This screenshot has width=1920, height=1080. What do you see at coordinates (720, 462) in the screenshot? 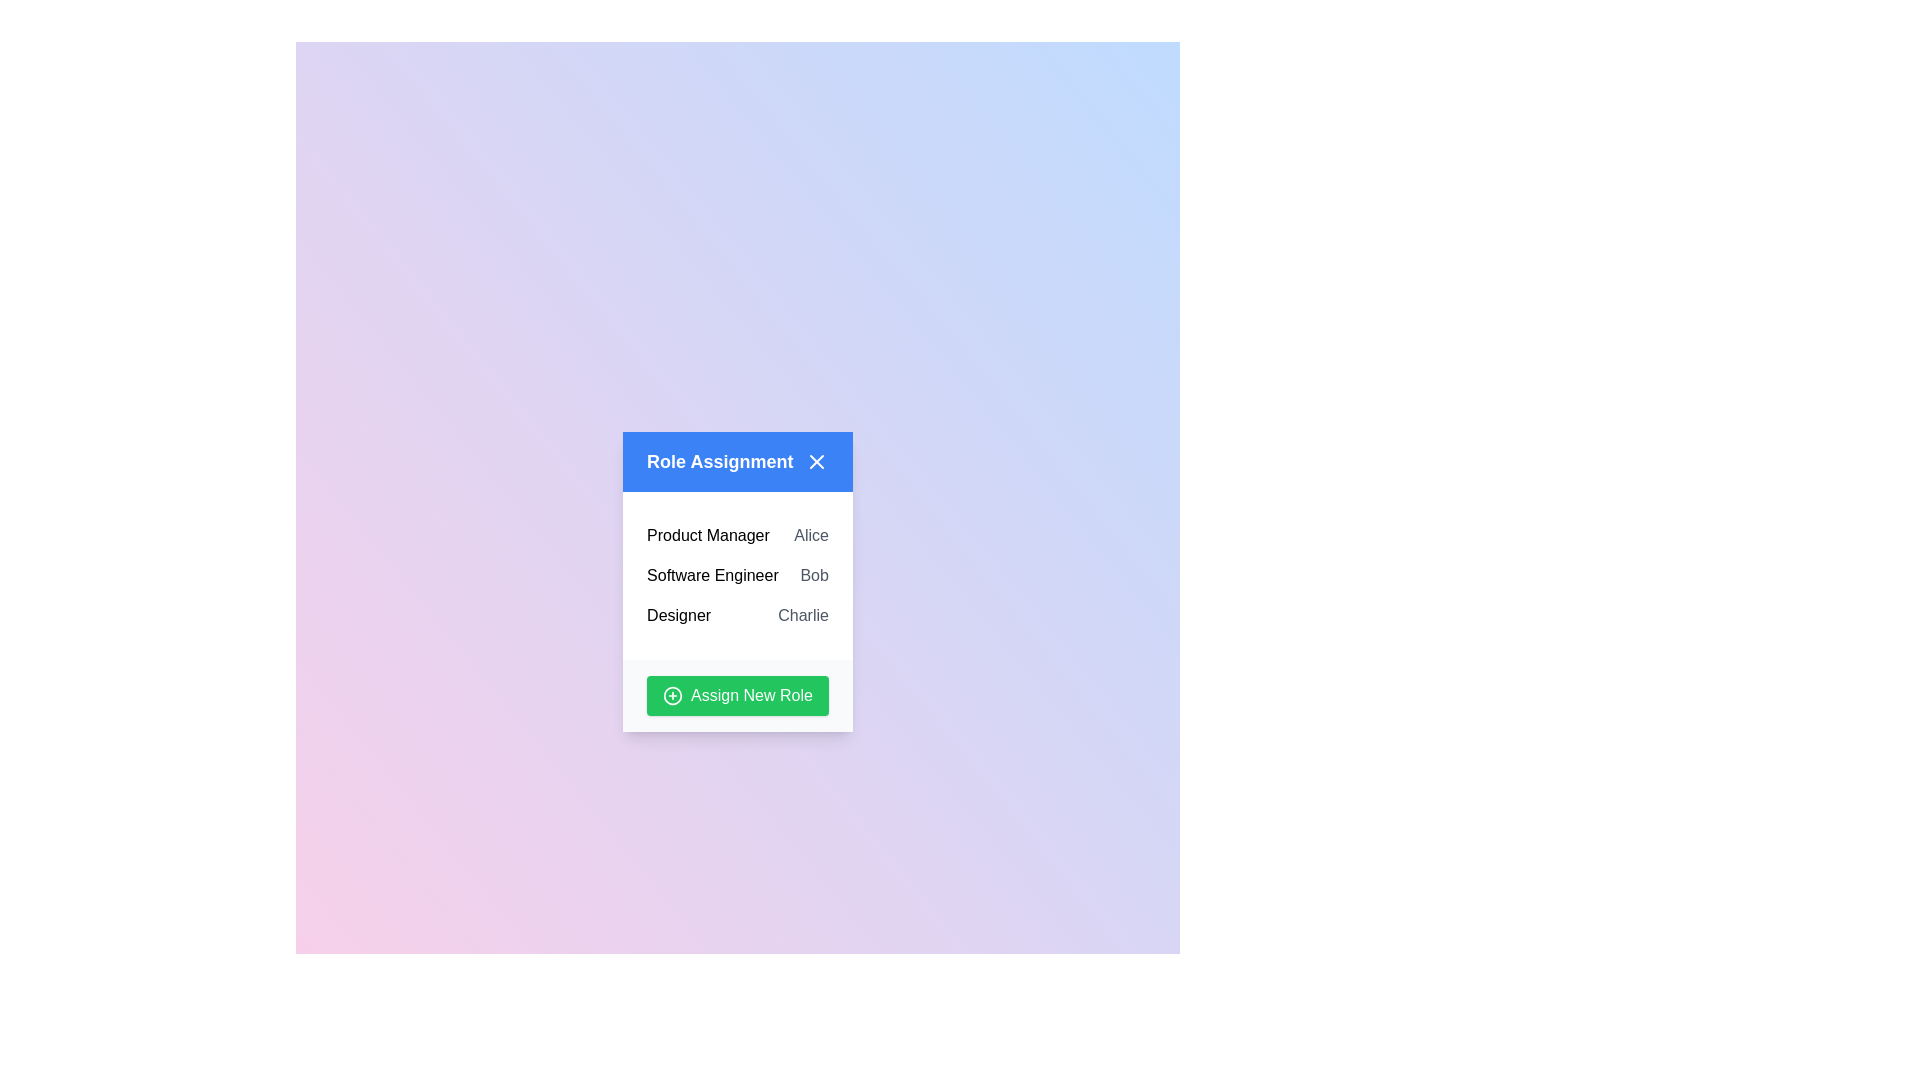
I see `the center of the 'Role Assignment' header text to focus or select it` at bounding box center [720, 462].